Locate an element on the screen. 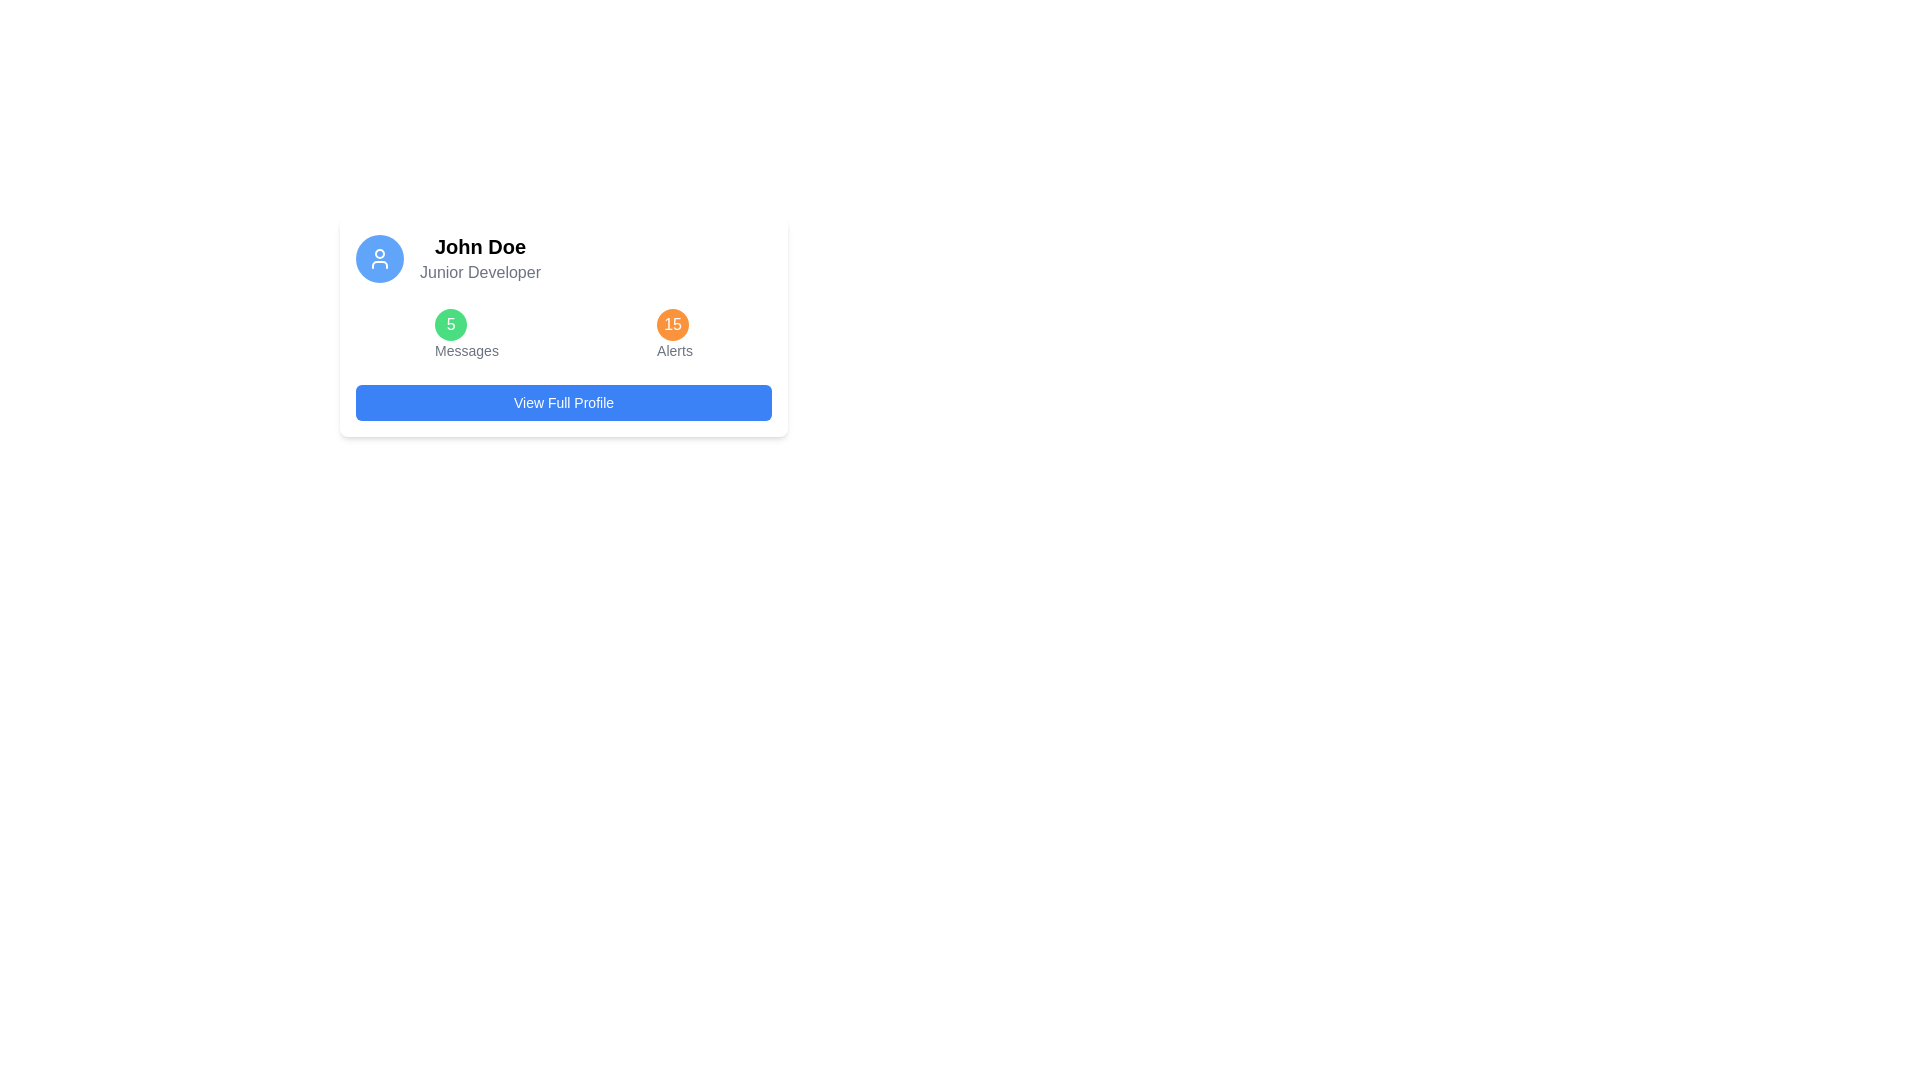 The height and width of the screenshot is (1080, 1920). the button located at the bottom of the card component is located at coordinates (563, 402).